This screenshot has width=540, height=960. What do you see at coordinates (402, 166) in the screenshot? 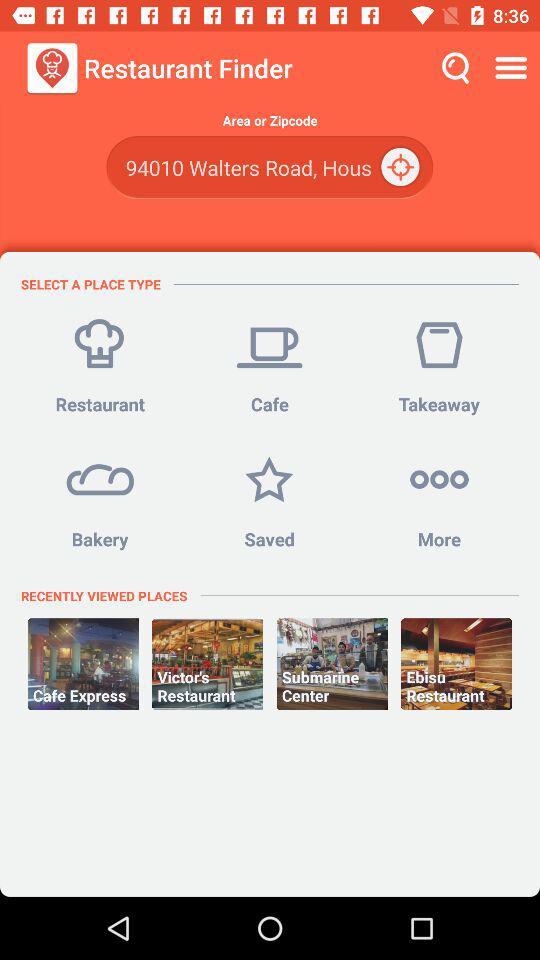
I see `the location_crosshair icon` at bounding box center [402, 166].